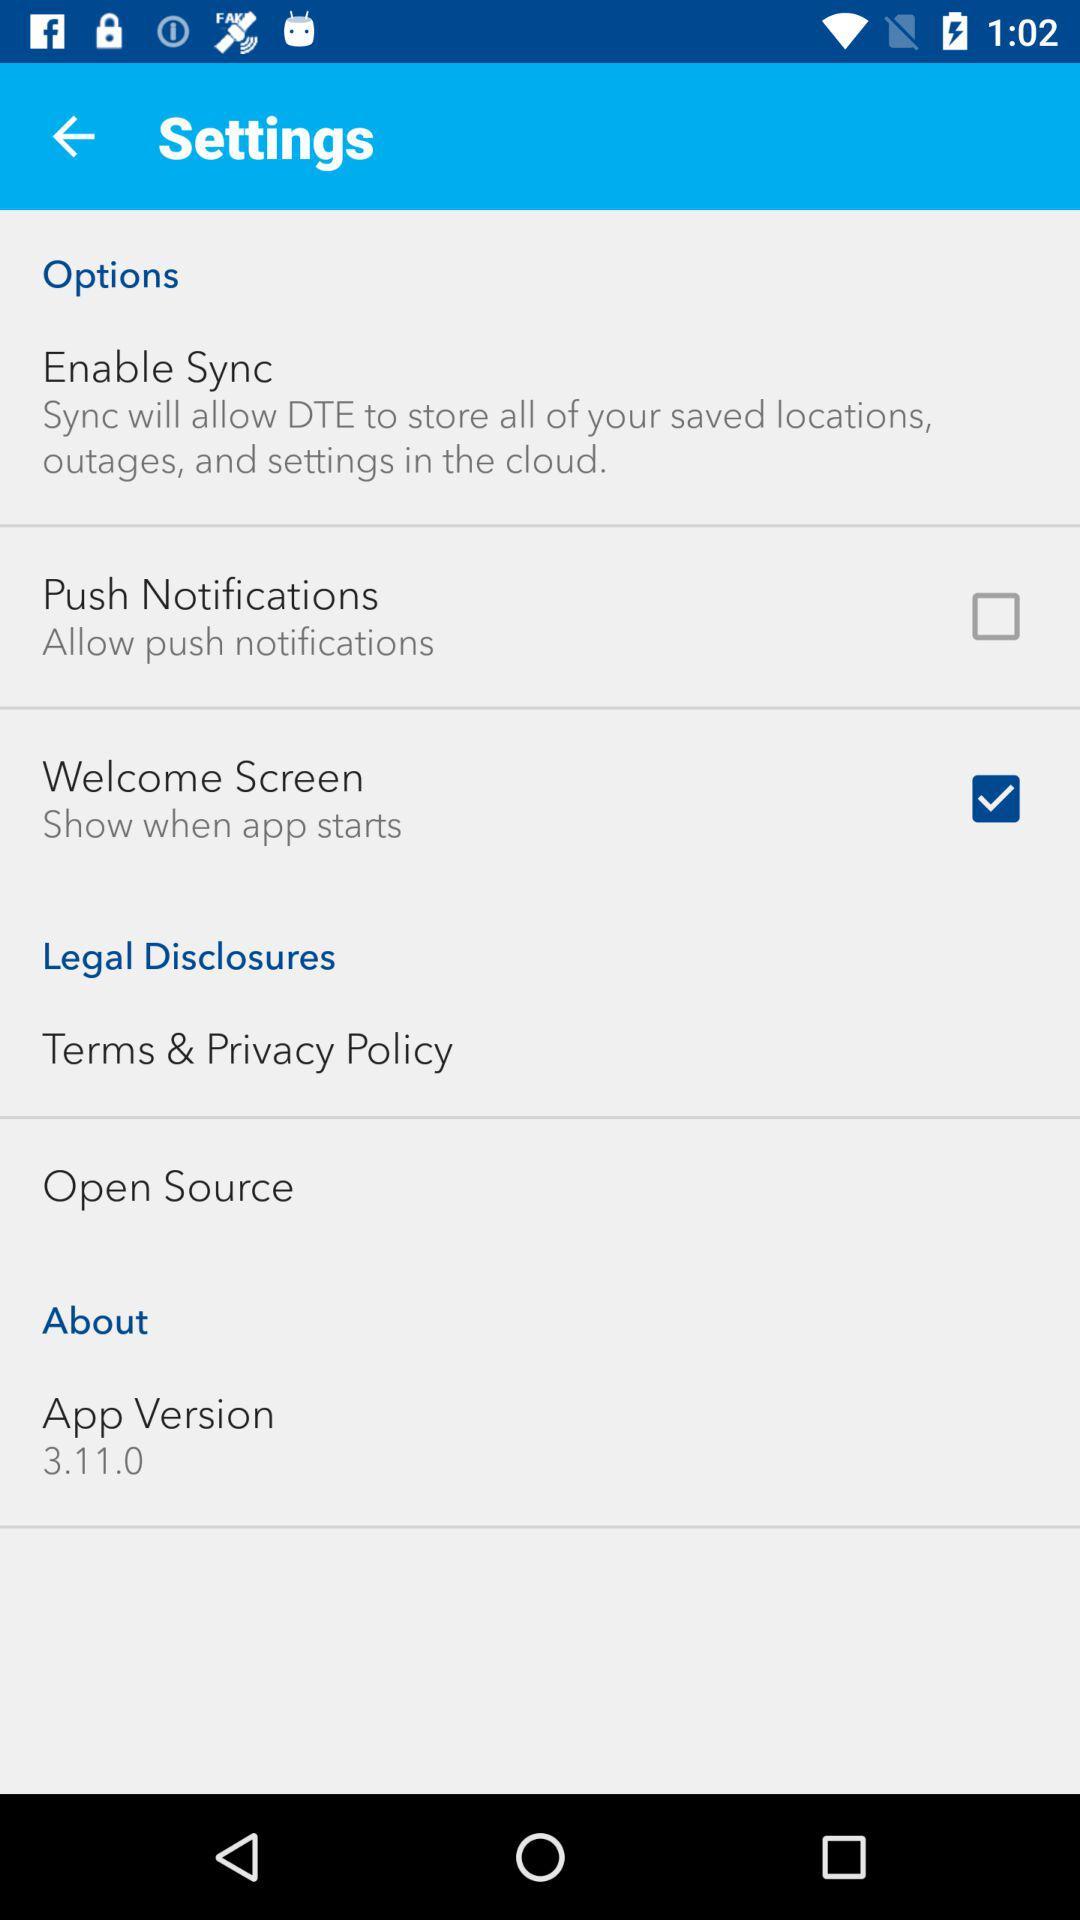  I want to click on the enable sync icon, so click(156, 367).